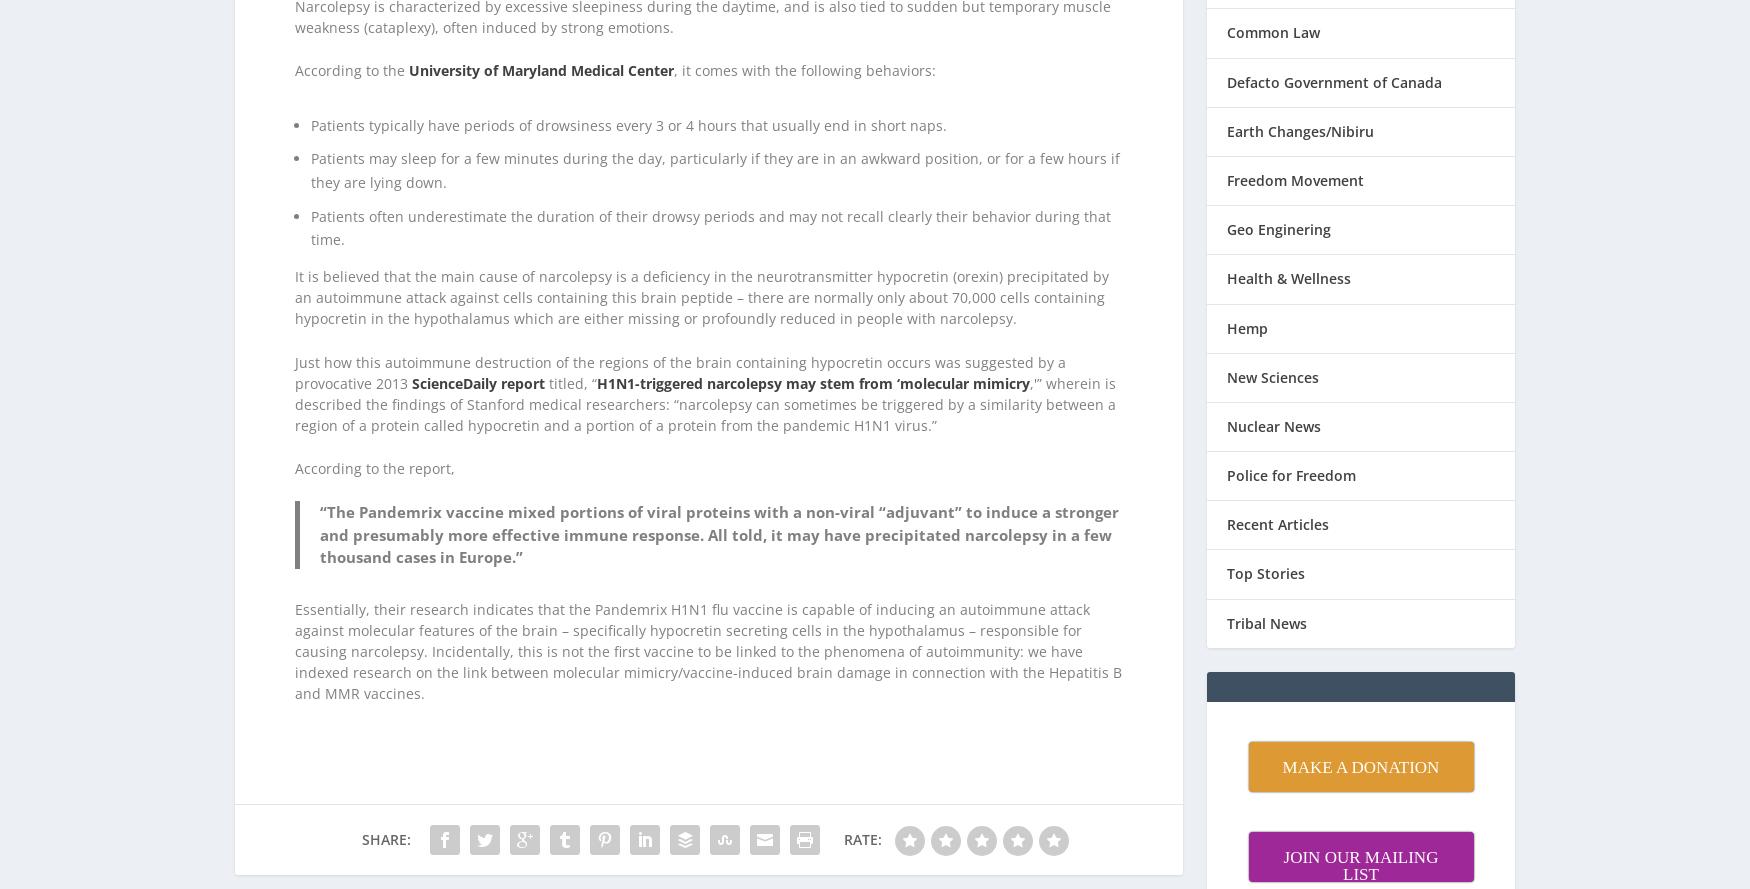 The width and height of the screenshot is (1750, 889). What do you see at coordinates (294, 624) in the screenshot?
I see `'Essentially, their research indicates that the Pandemrix H1N1 flu vaccine is capable of inducing an autoimmune attack against molecular features of the brain – specifically hypocretin secreting cells in the hypothalamus – responsible for causing narcolepsy. Incidentally, this is not the first vaccine to be linked to the phenomena of autoimmunity: we have indexed research on the link between molecular mimicry/vaccine-induced brain damage in connection with the Hepatitis B and MMR vaccines.'` at bounding box center [294, 624].